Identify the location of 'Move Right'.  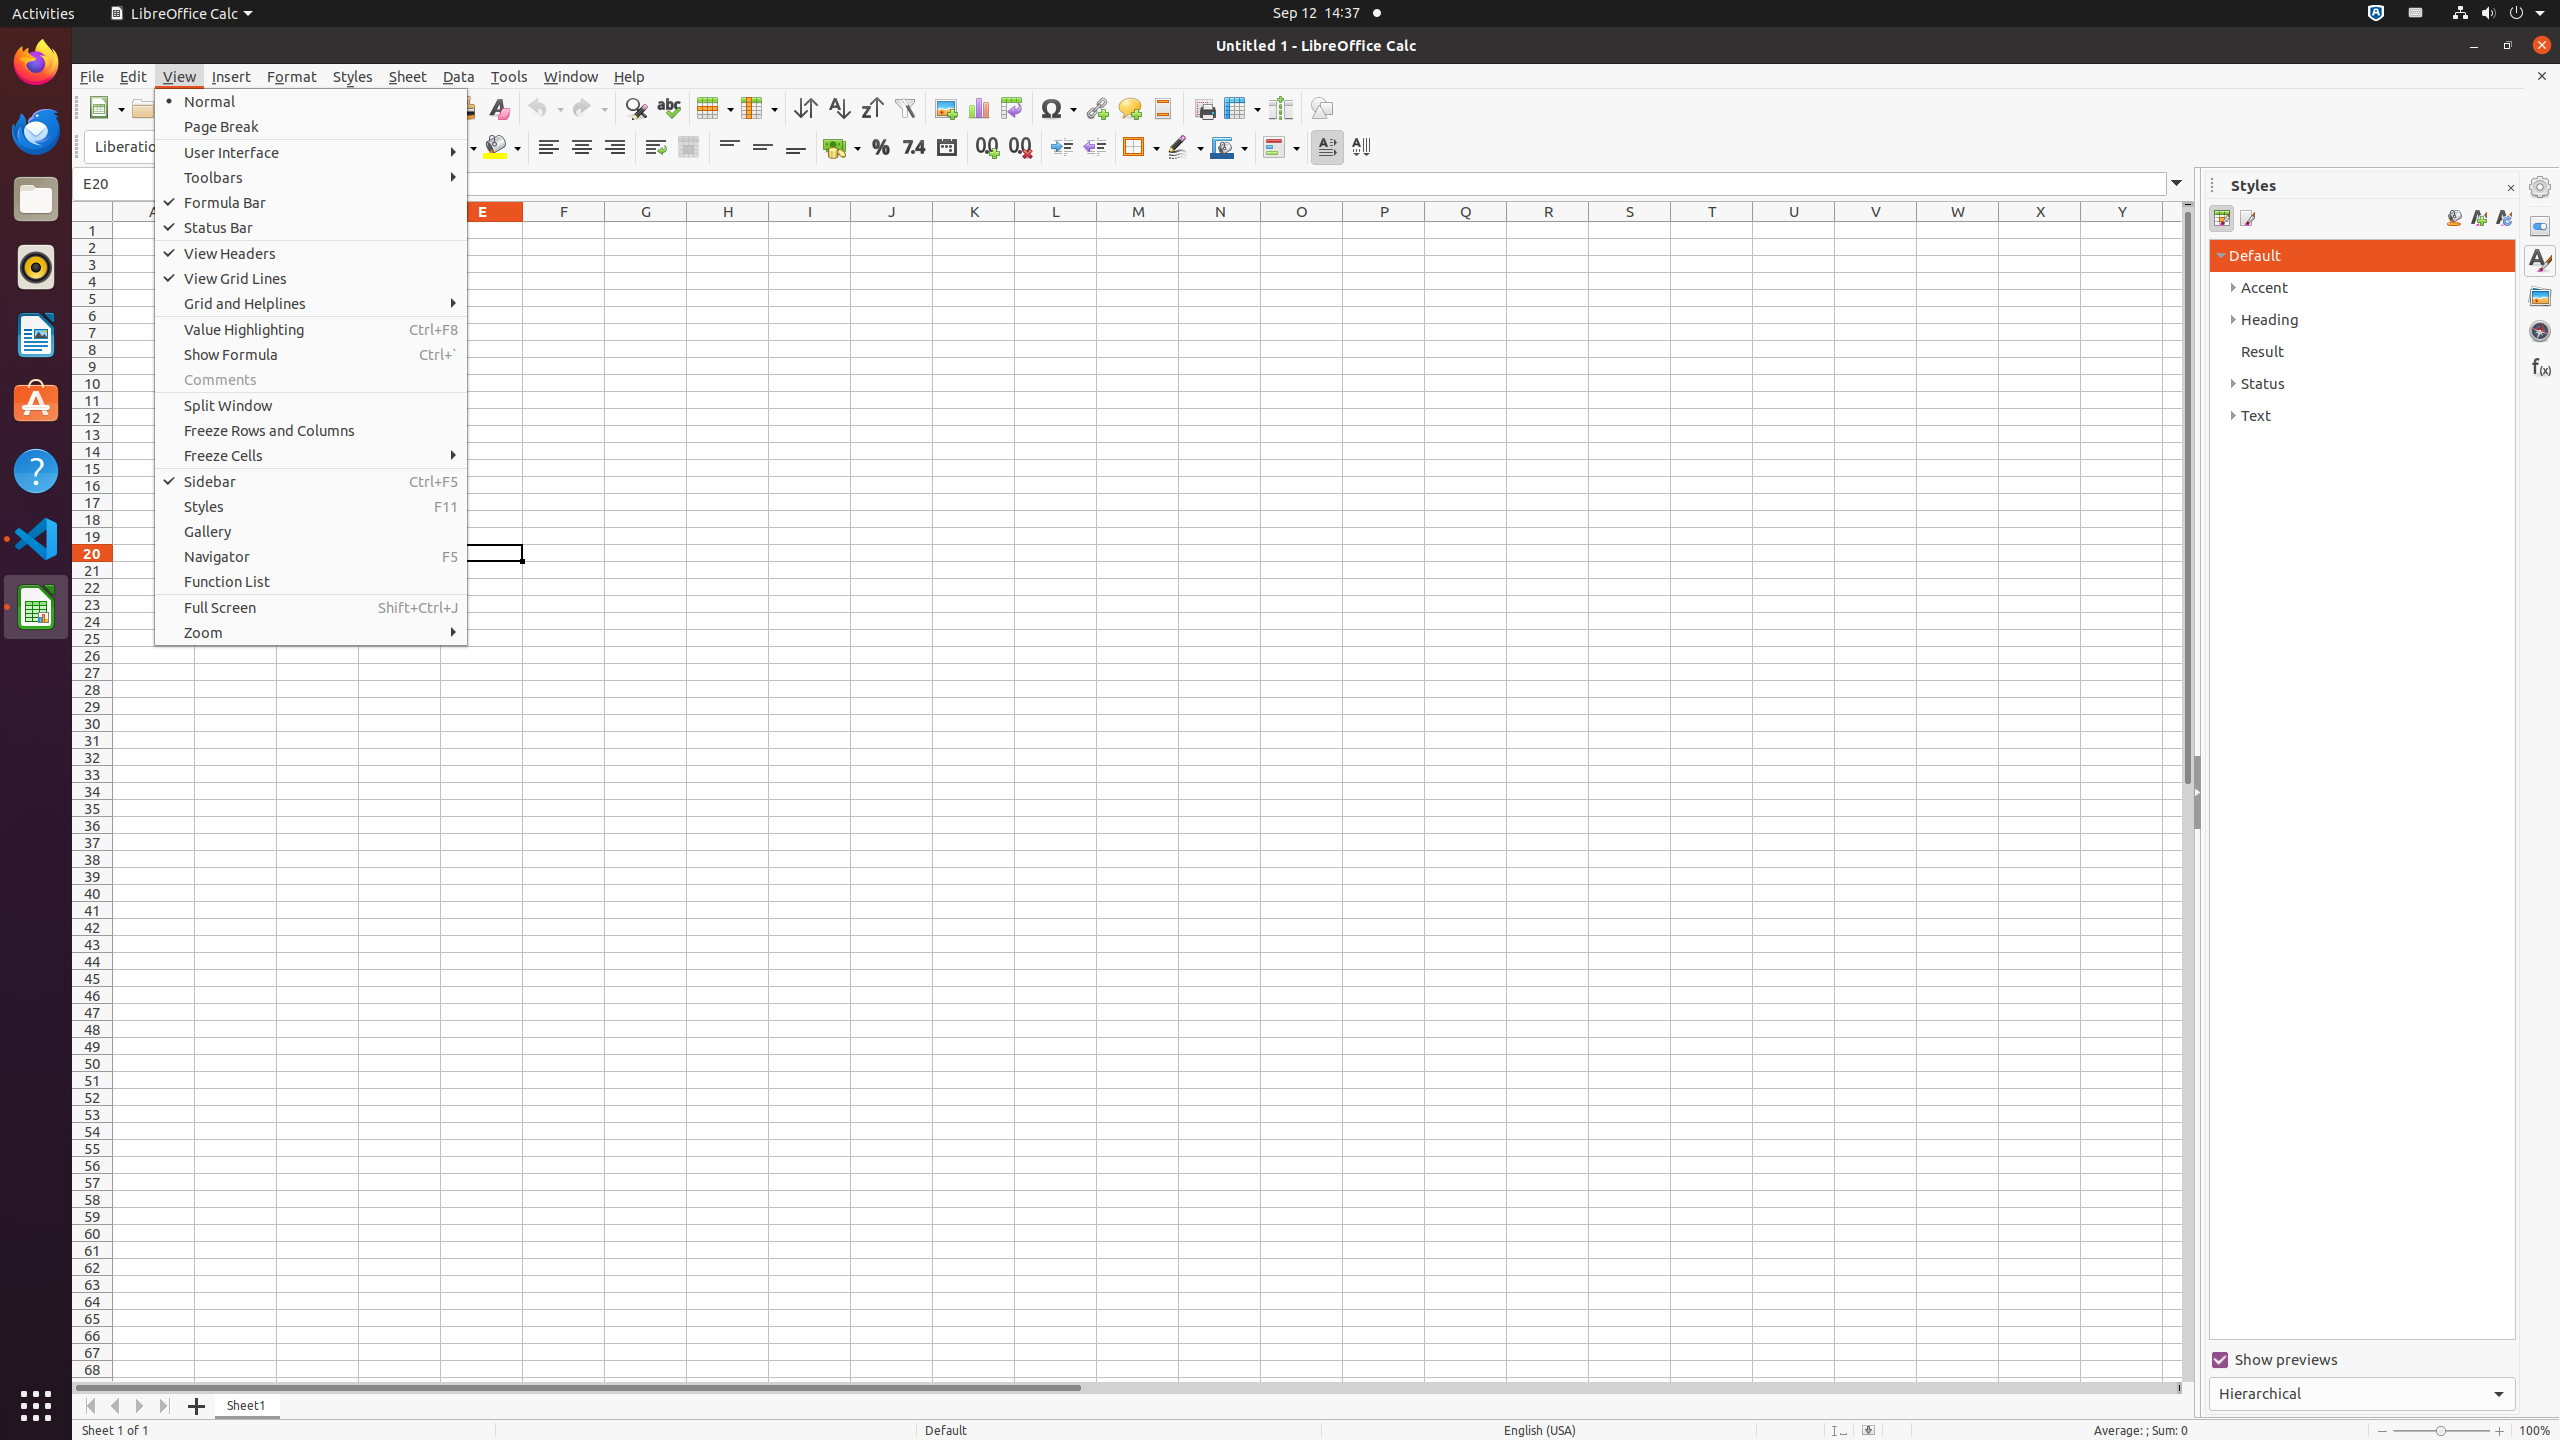
(139, 1405).